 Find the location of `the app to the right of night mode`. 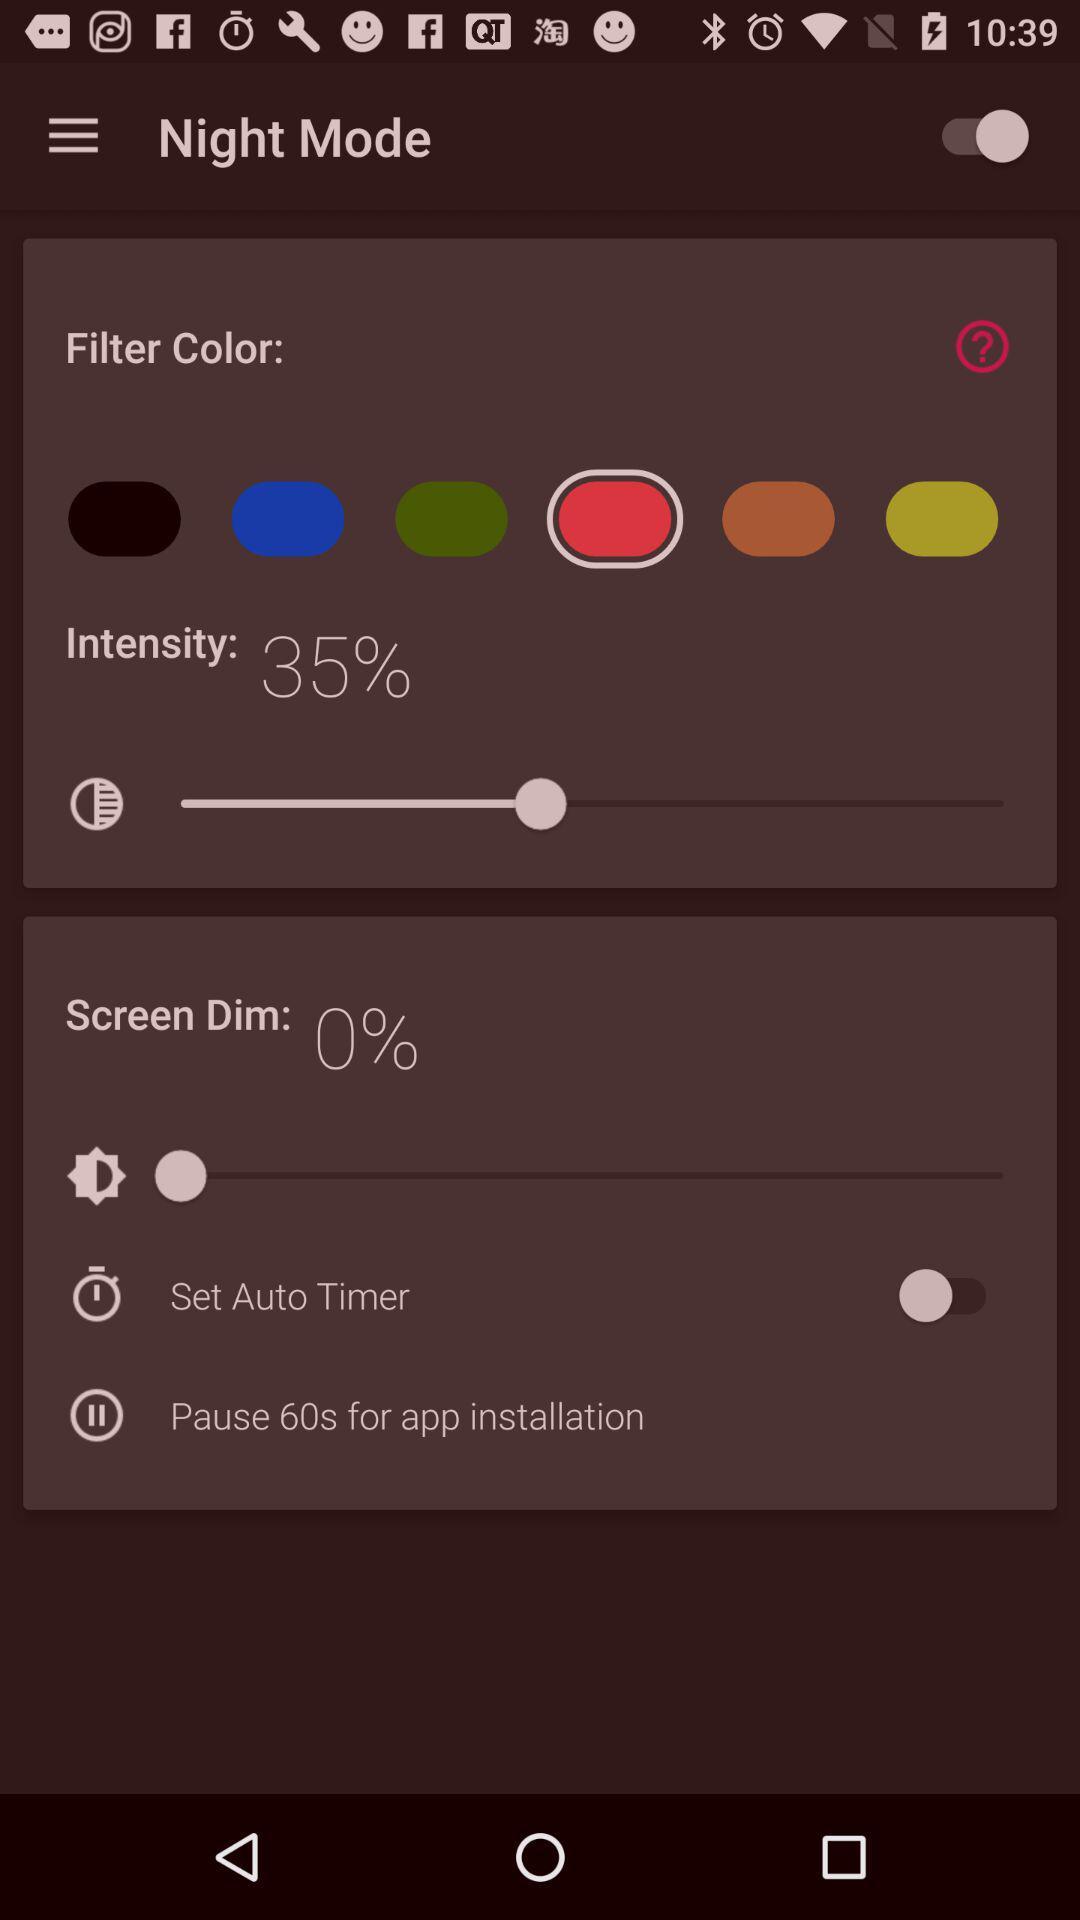

the app to the right of night mode is located at coordinates (974, 135).